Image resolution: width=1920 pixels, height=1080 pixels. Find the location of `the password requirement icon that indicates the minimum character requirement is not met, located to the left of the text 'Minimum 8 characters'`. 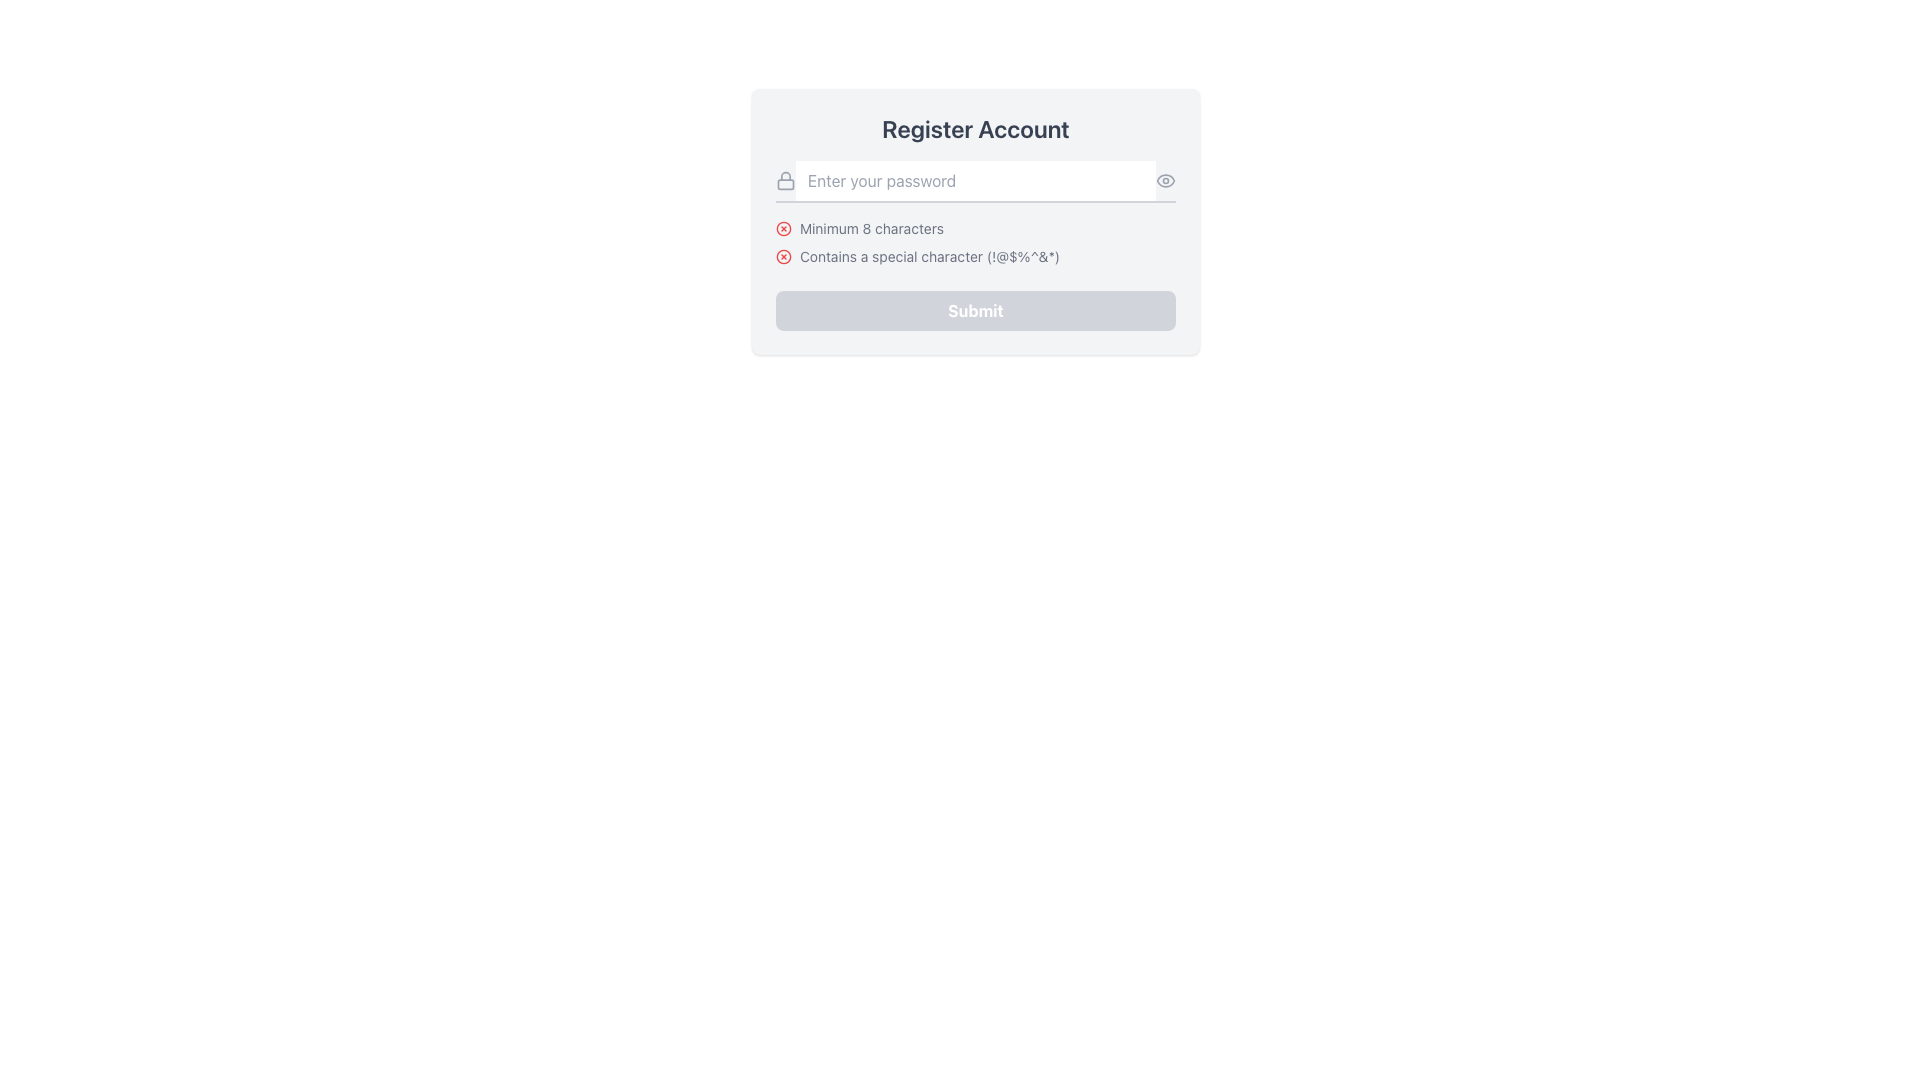

the password requirement icon that indicates the minimum character requirement is not met, located to the left of the text 'Minimum 8 characters' is located at coordinates (782, 227).